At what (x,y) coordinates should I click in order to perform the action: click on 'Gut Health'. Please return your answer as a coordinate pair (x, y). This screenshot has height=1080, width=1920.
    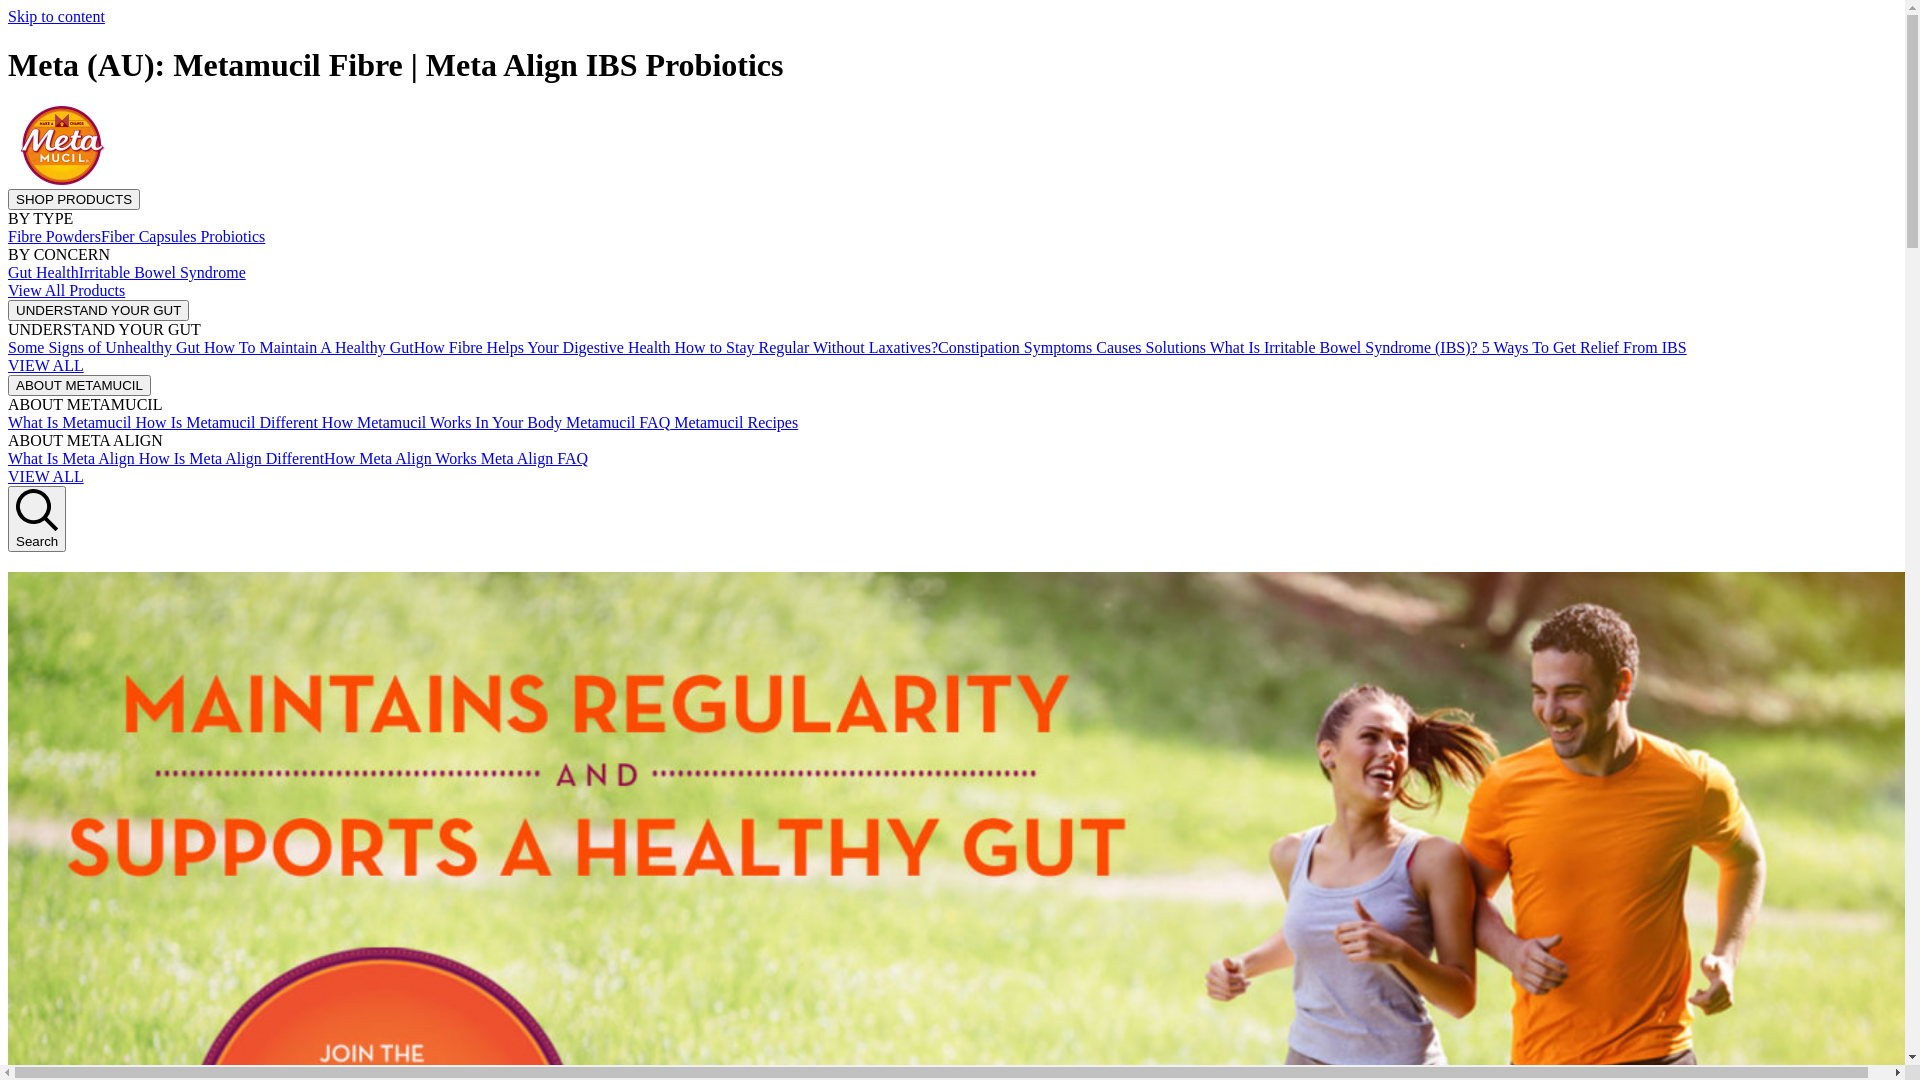
    Looking at the image, I should click on (43, 272).